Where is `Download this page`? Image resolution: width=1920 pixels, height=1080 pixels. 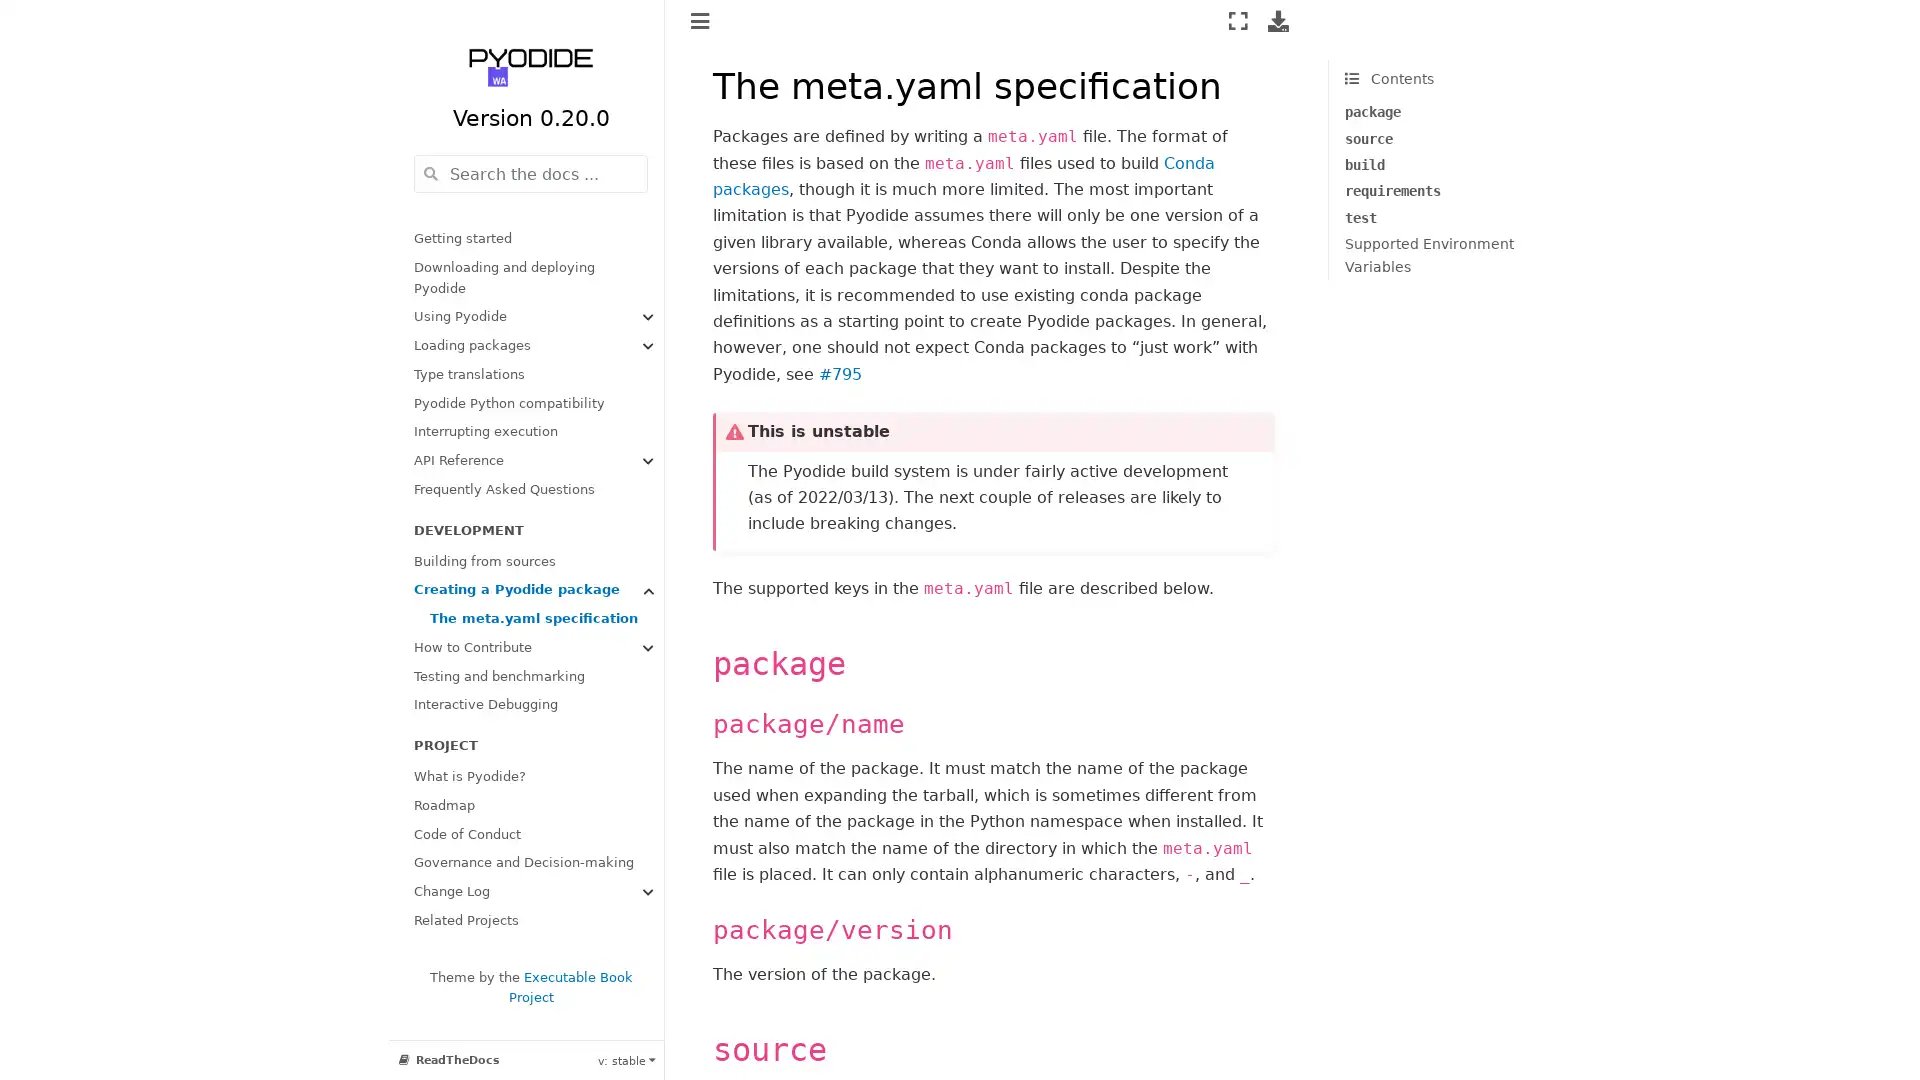 Download this page is located at coordinates (1277, 20).